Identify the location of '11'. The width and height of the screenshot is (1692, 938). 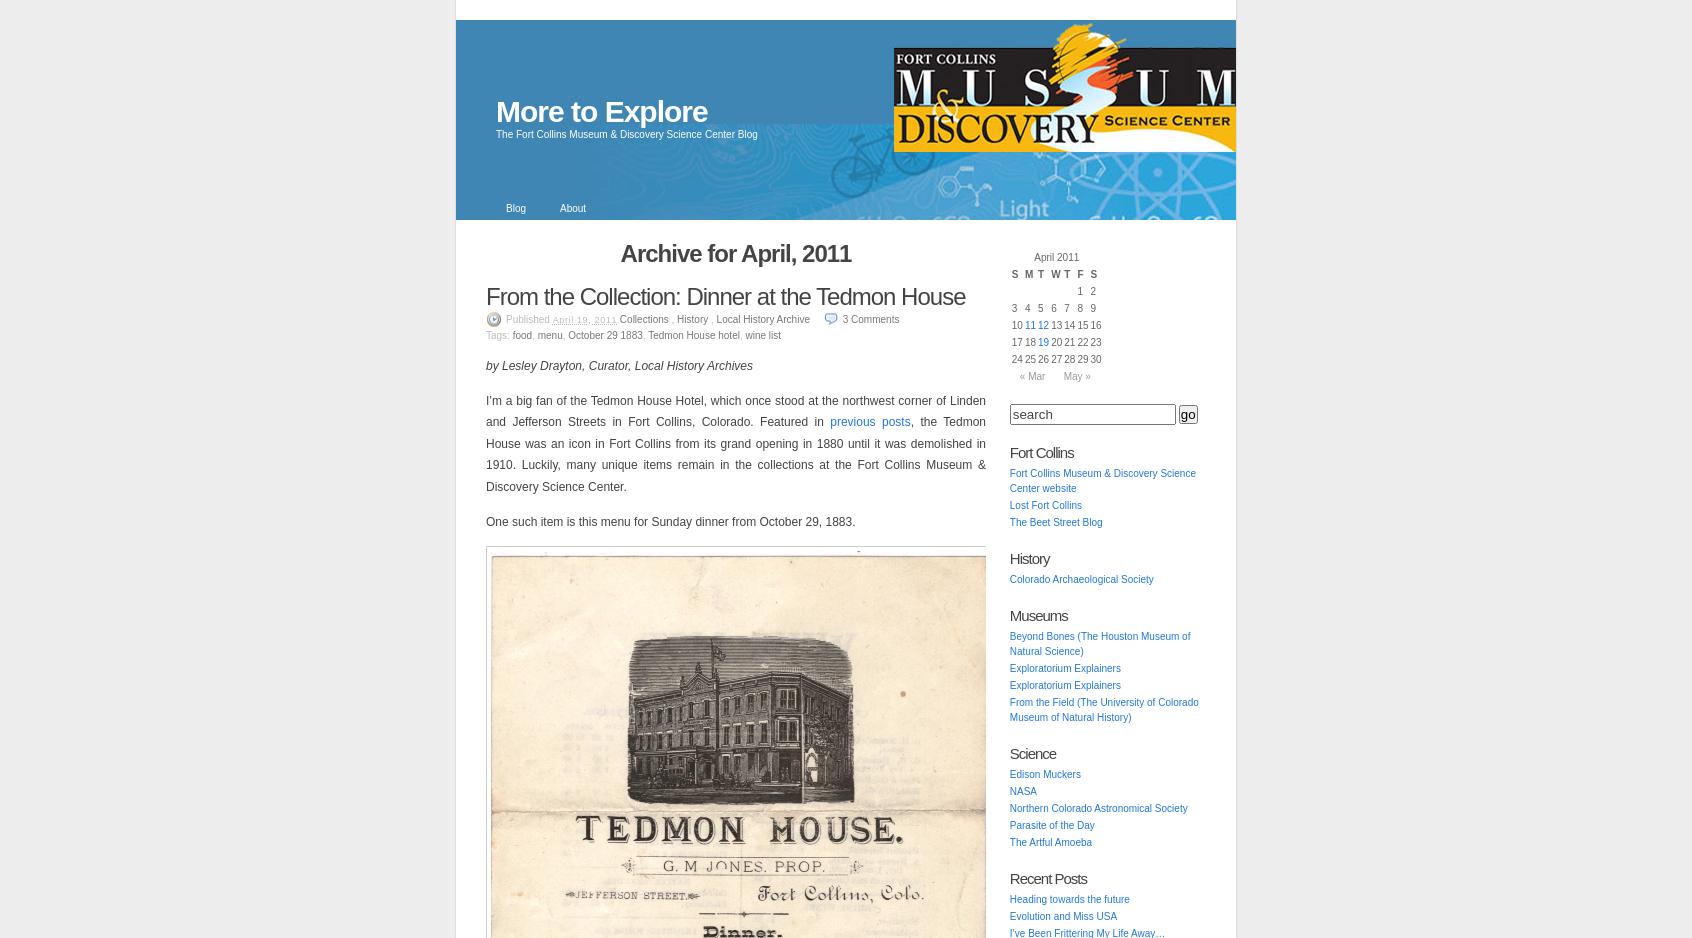
(1022, 324).